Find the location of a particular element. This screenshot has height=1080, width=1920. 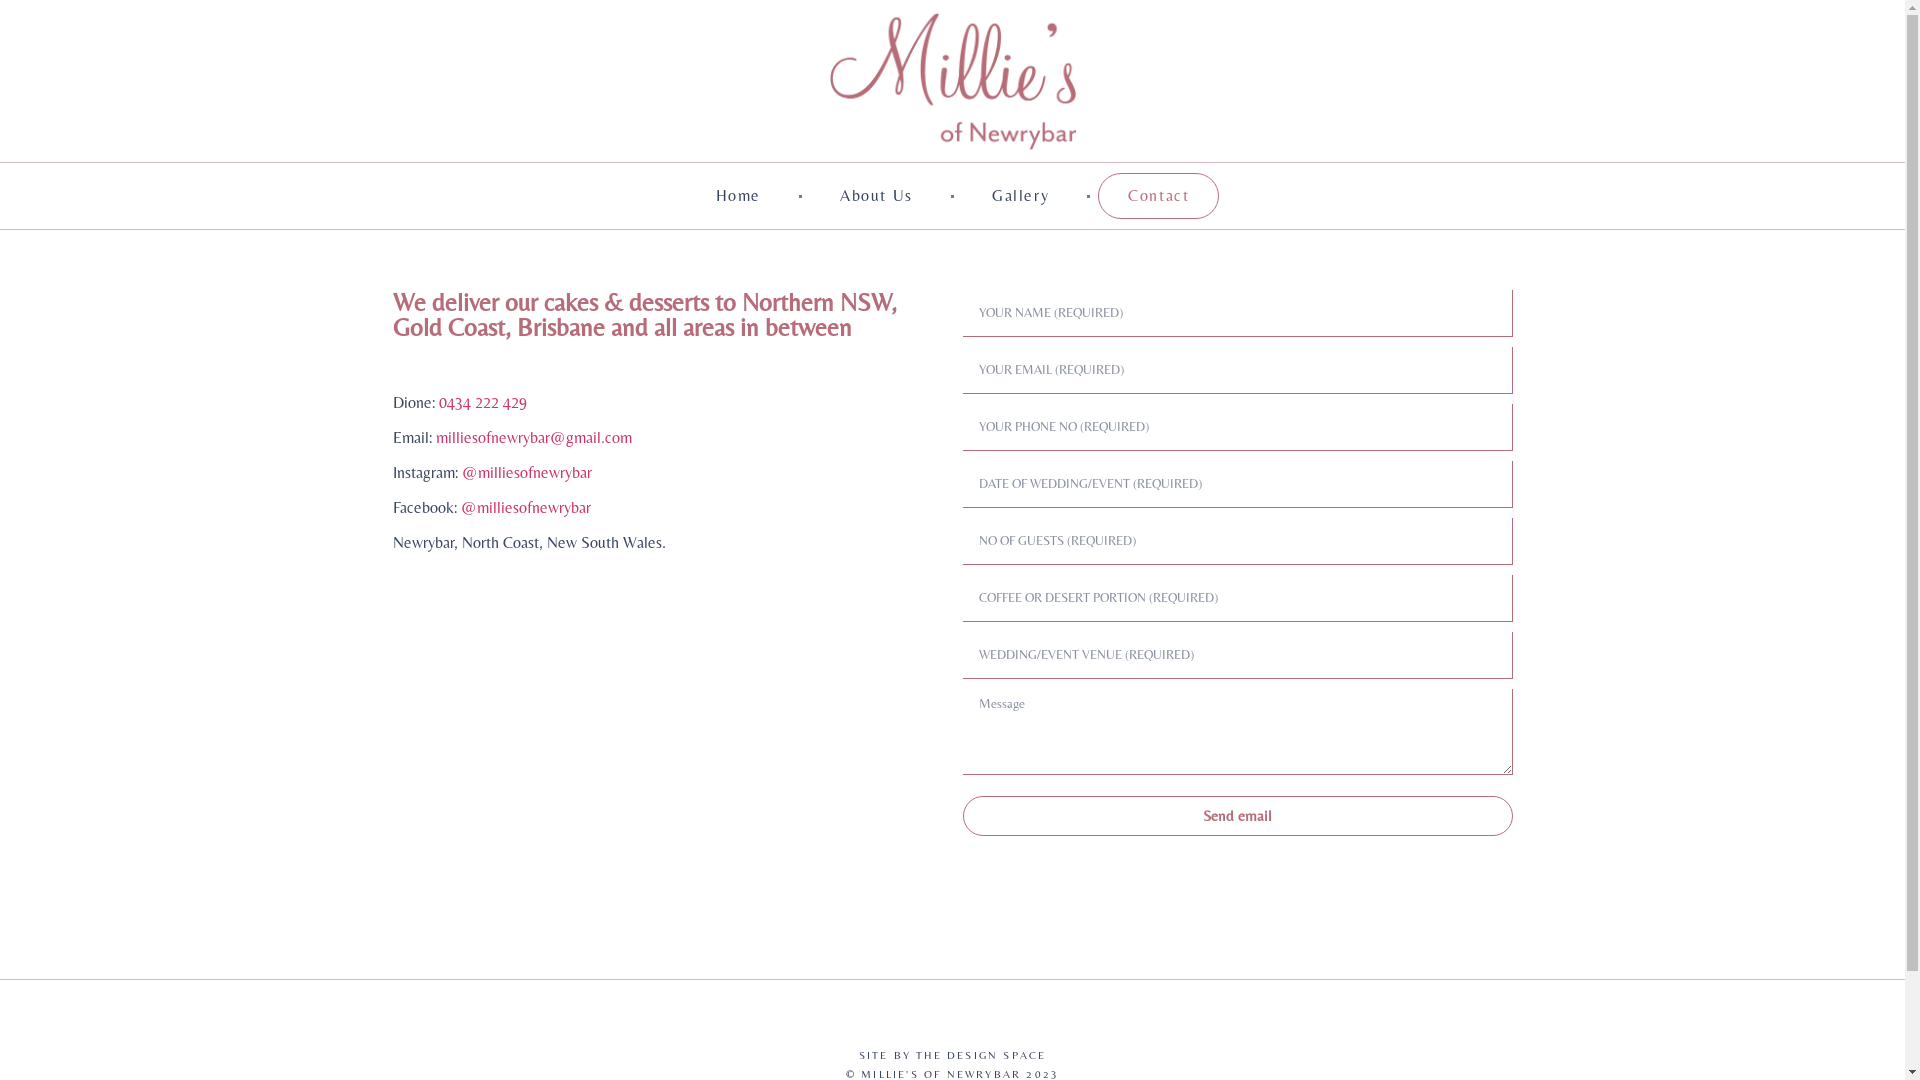

'About Us' is located at coordinates (876, 196).